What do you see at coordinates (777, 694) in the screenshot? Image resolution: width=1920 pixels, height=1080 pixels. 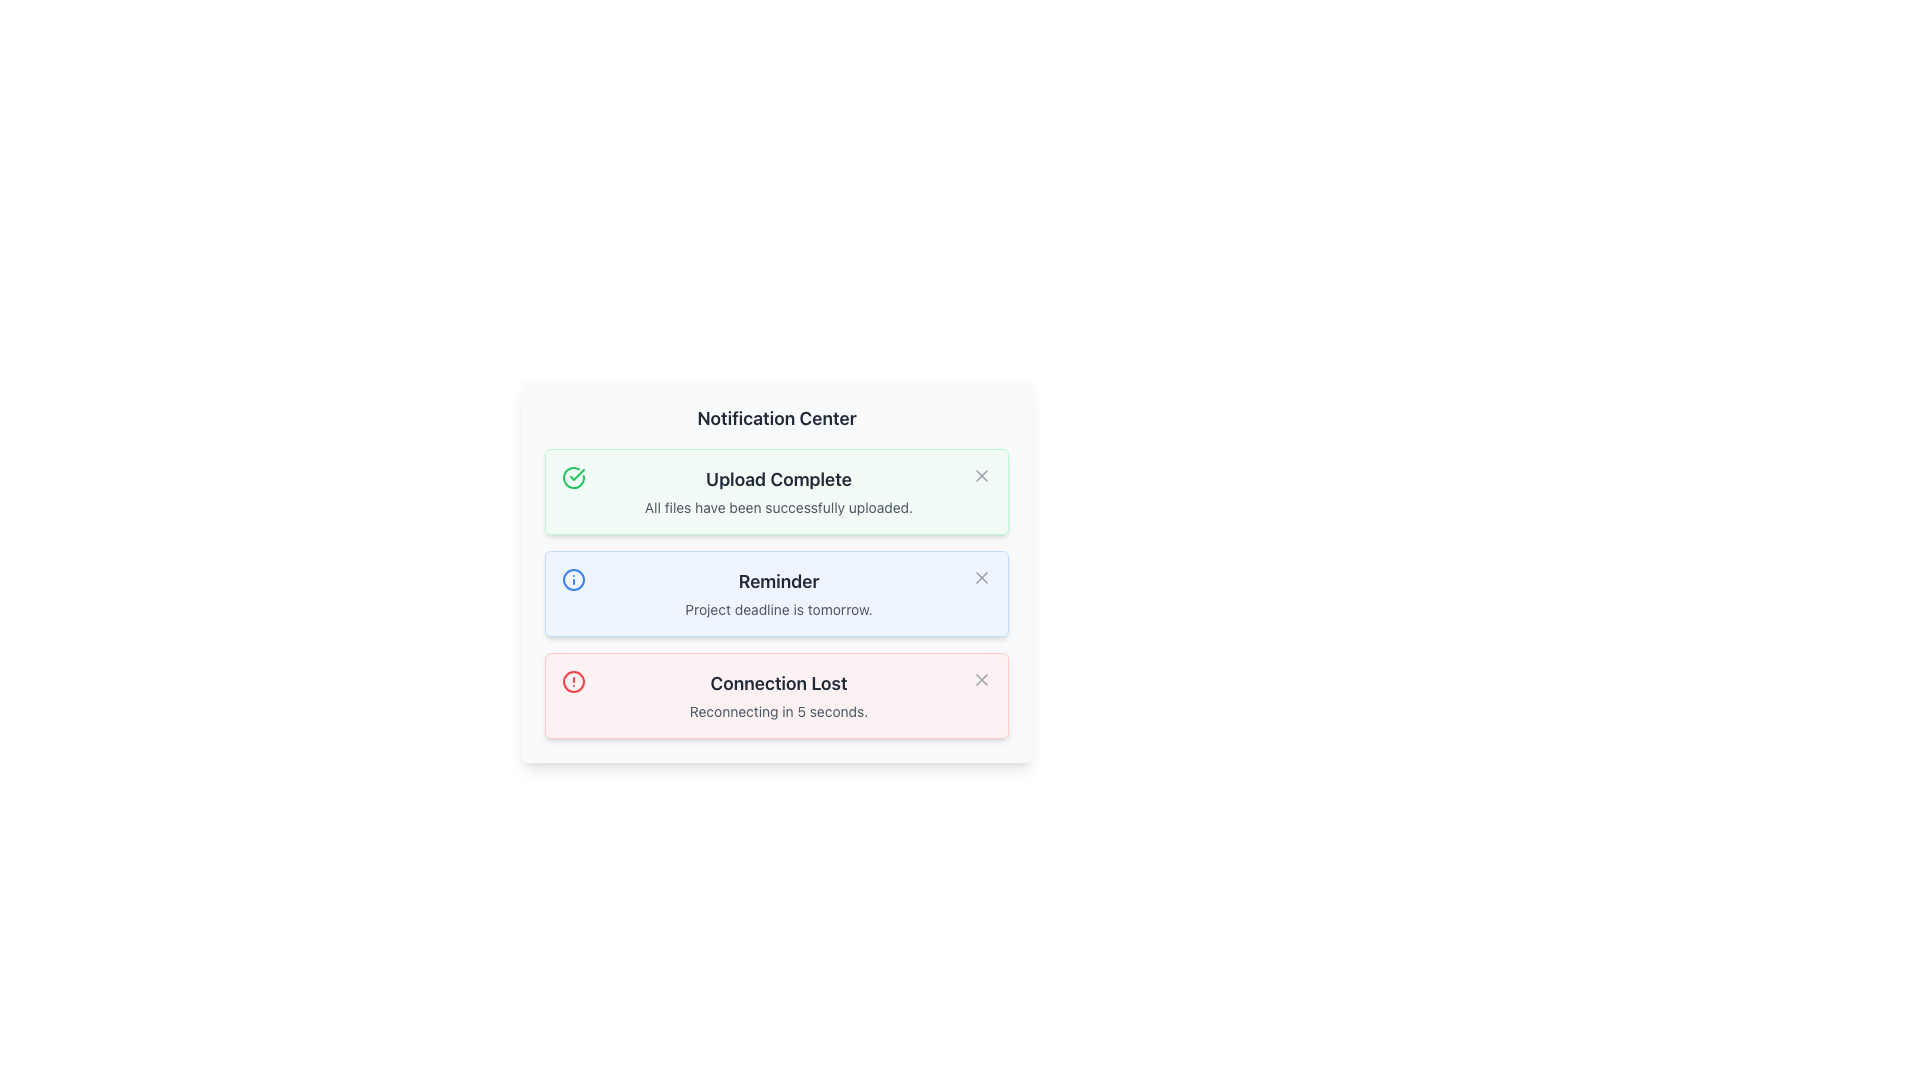 I see `the Notification box displaying 'Connection Lost' with a light red background, which includes an 'X' close button and a red error icon` at bounding box center [777, 694].